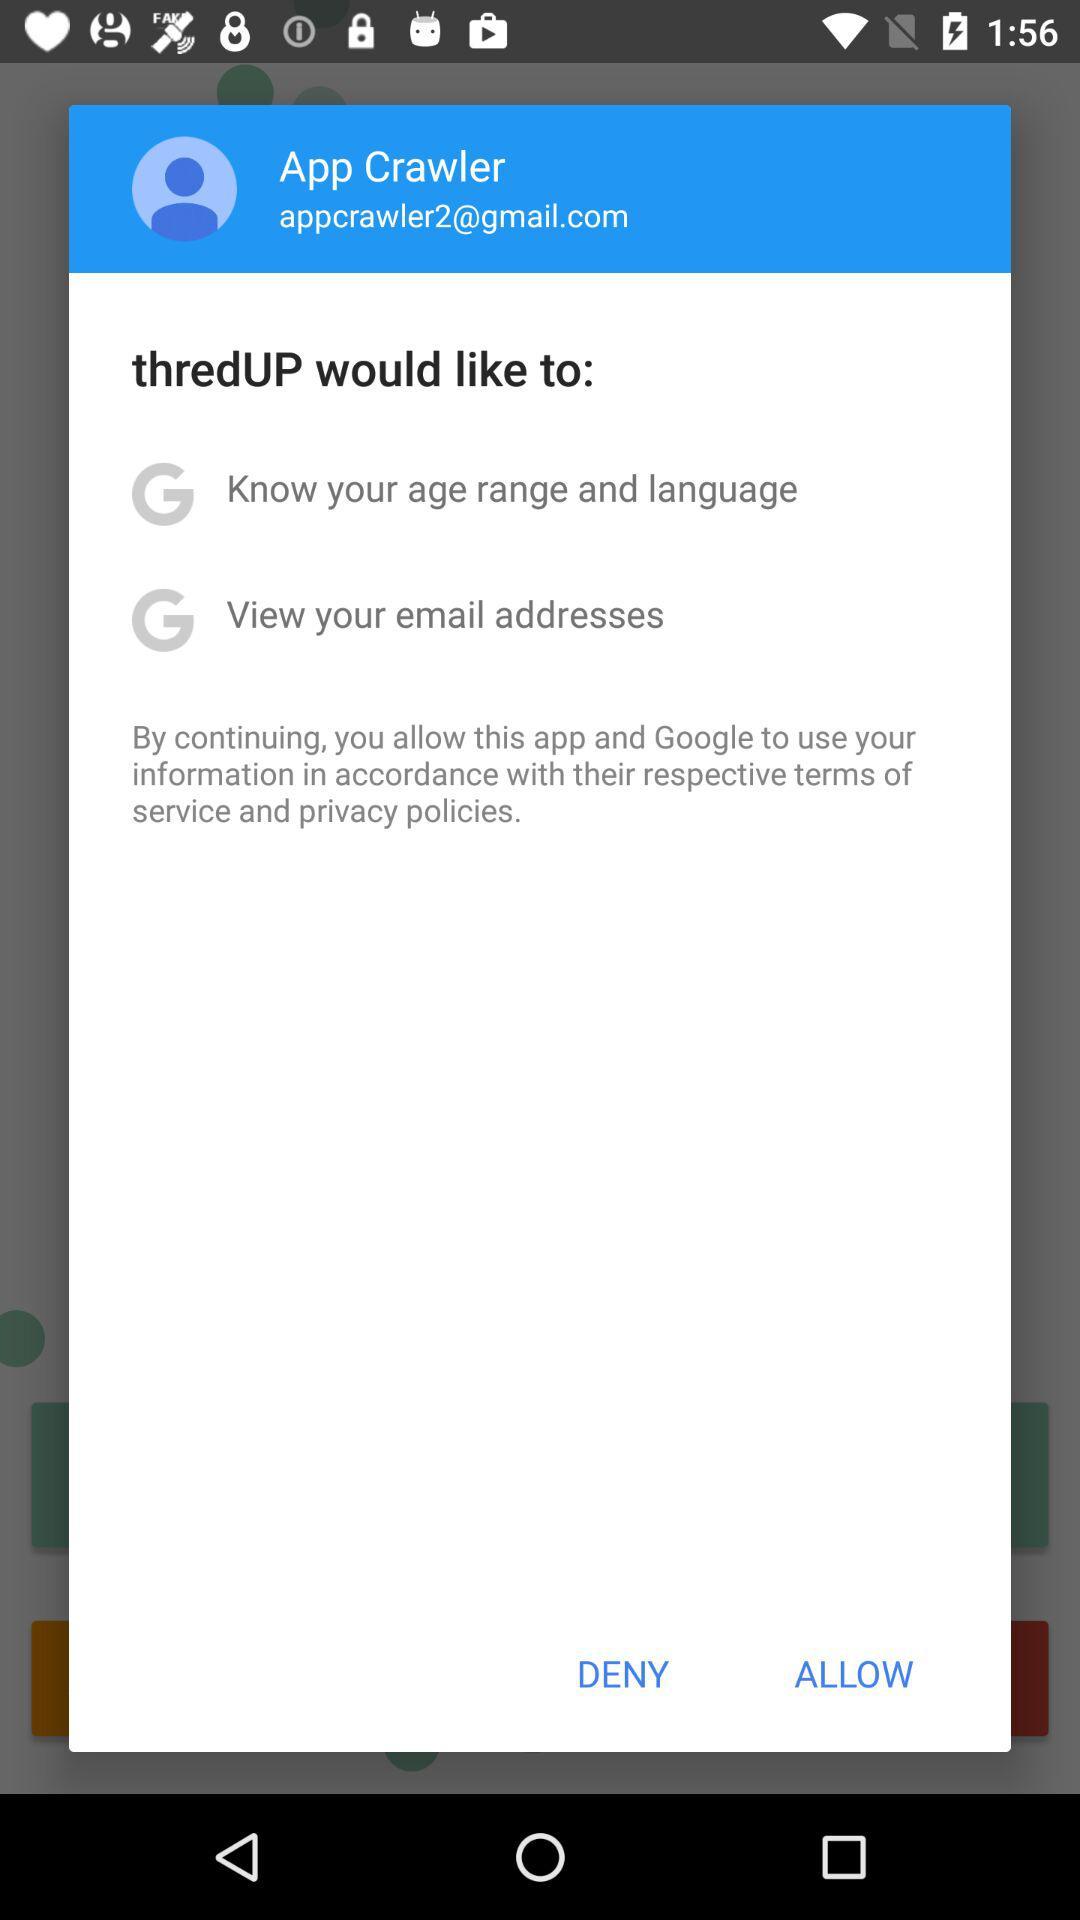 This screenshot has width=1080, height=1920. I want to click on item below know your age, so click(444, 612).